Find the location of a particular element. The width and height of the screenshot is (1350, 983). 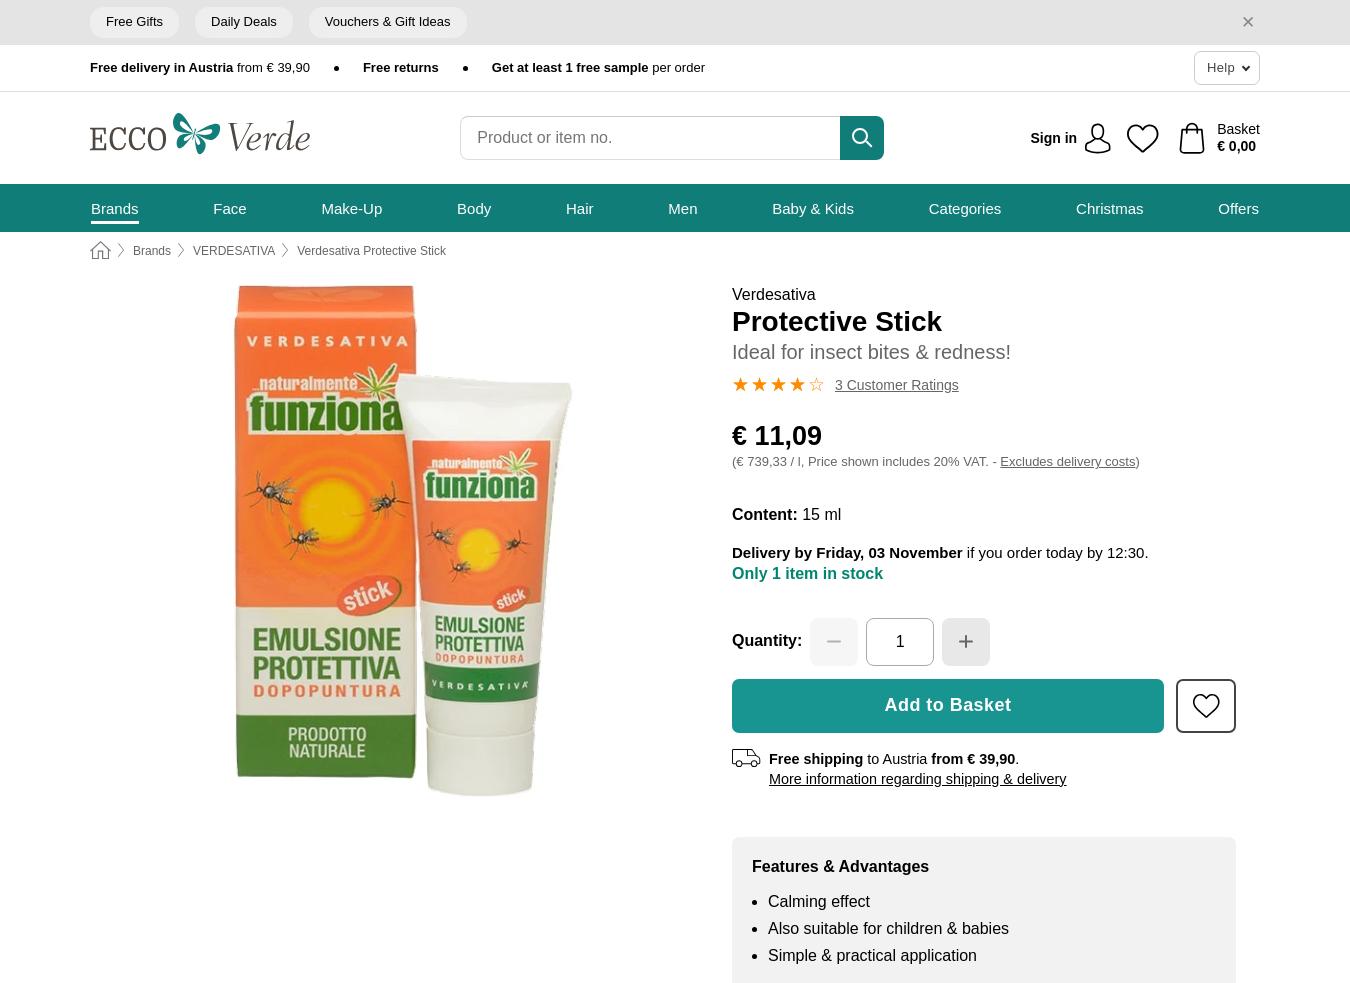

'Sign in' is located at coordinates (1053, 136).